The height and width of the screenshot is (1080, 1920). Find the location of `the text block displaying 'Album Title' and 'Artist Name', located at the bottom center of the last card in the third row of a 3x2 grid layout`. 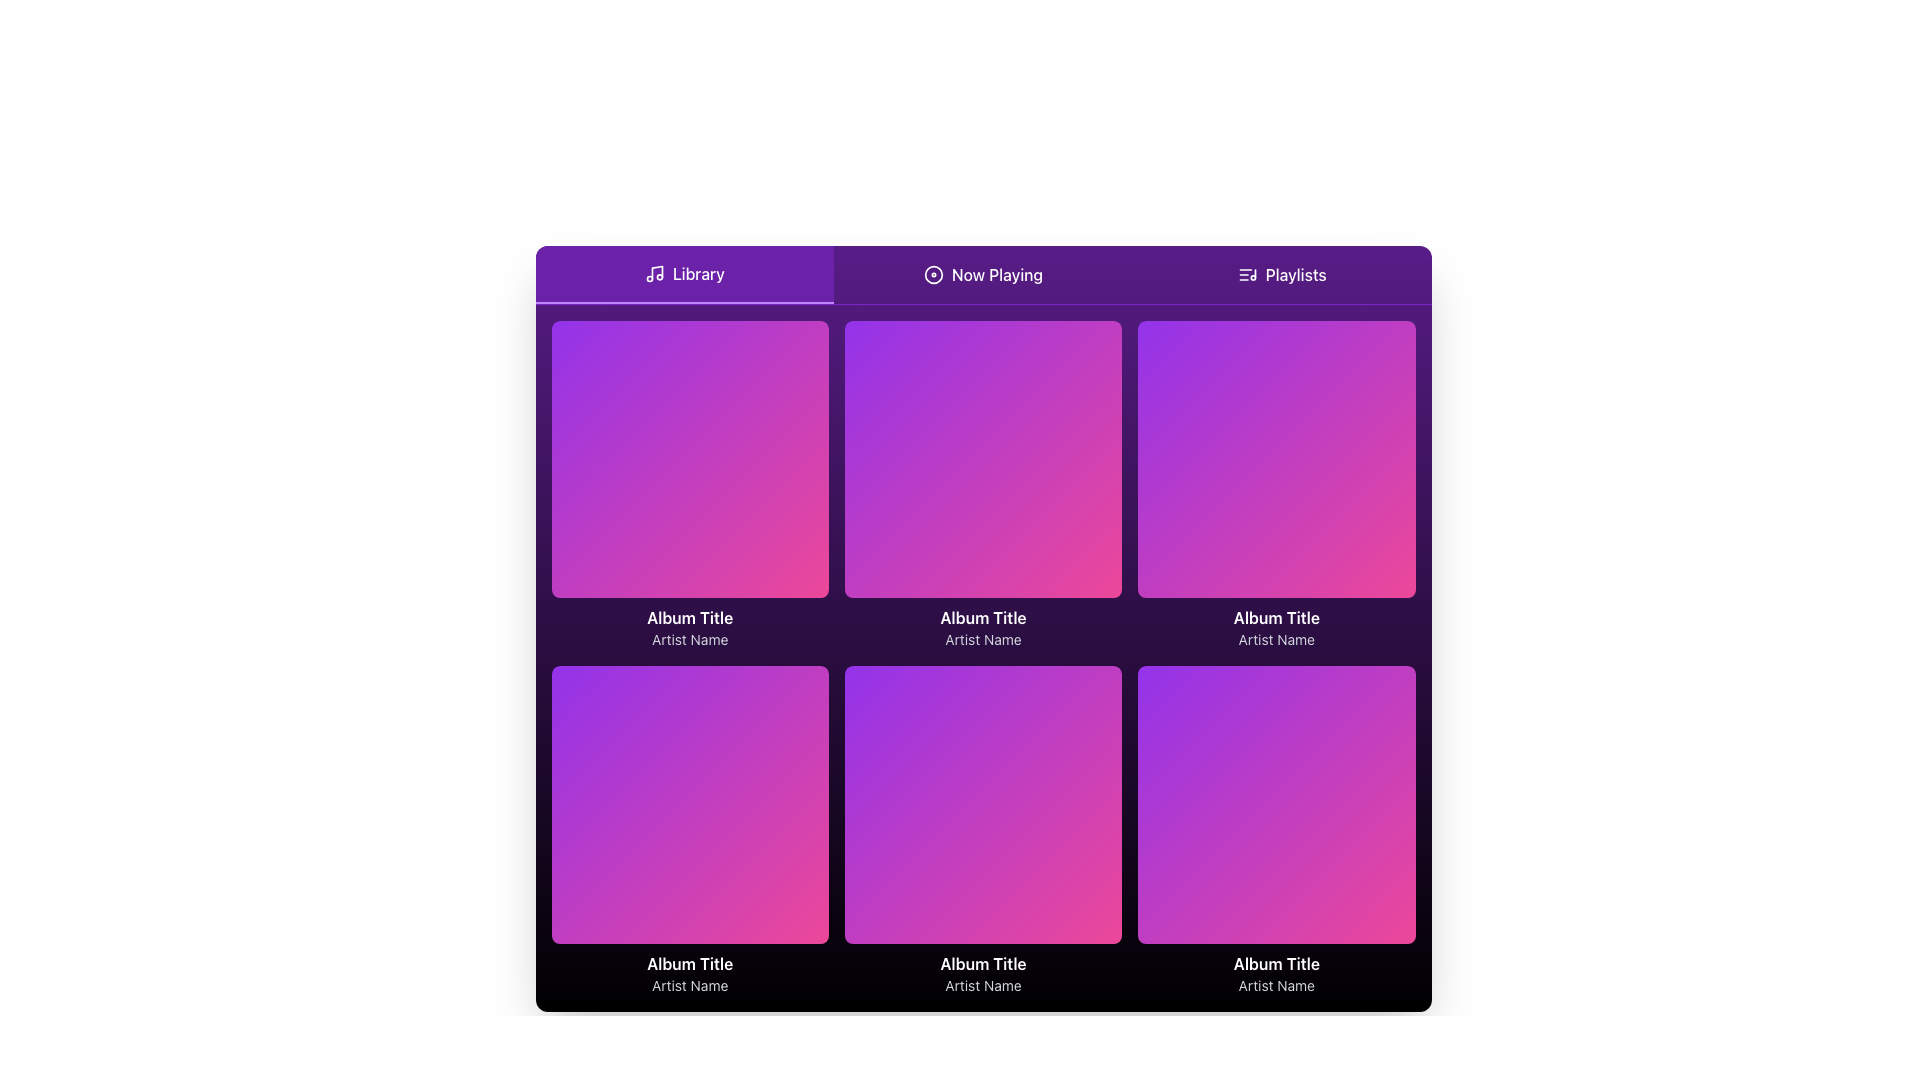

the text block displaying 'Album Title' and 'Artist Name', located at the bottom center of the last card in the third row of a 3x2 grid layout is located at coordinates (1275, 972).